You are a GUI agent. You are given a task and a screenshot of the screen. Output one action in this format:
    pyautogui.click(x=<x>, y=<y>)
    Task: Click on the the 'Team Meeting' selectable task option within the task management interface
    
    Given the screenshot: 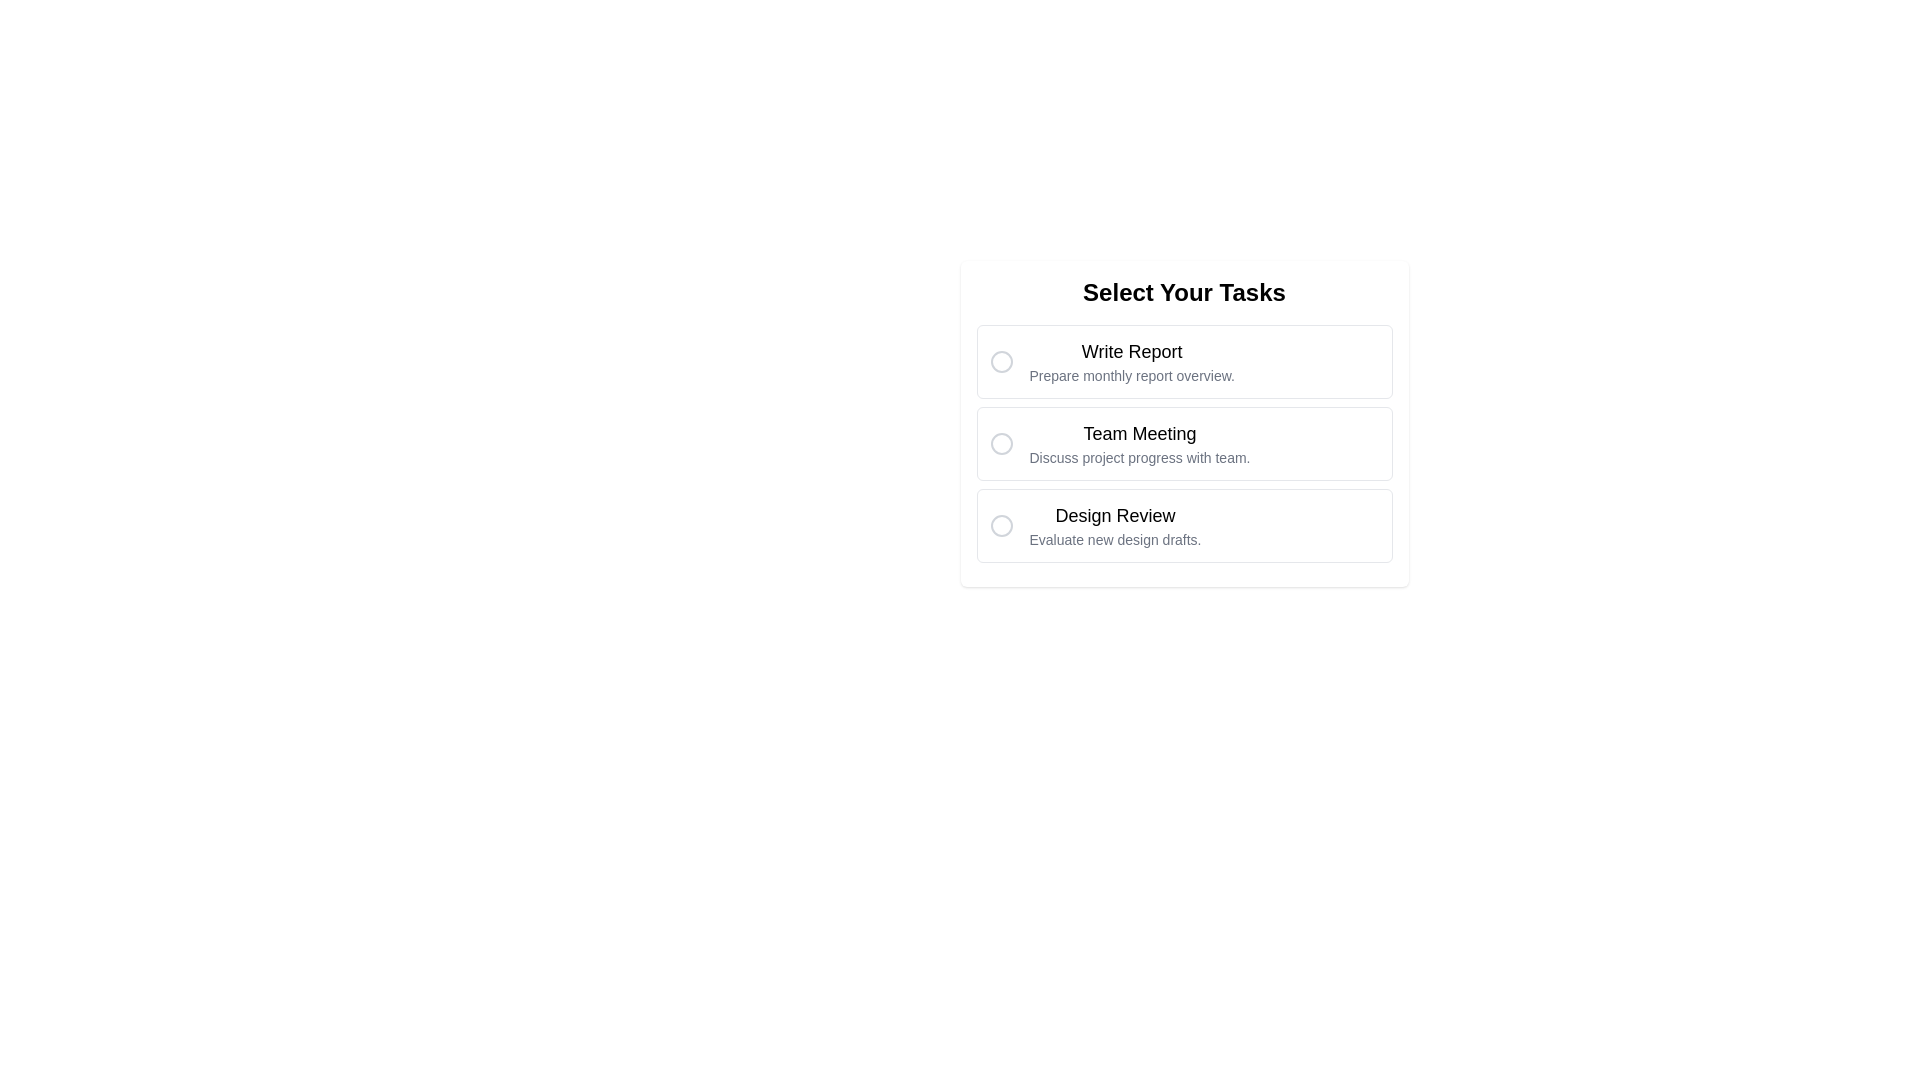 What is the action you would take?
    pyautogui.click(x=1184, y=423)
    